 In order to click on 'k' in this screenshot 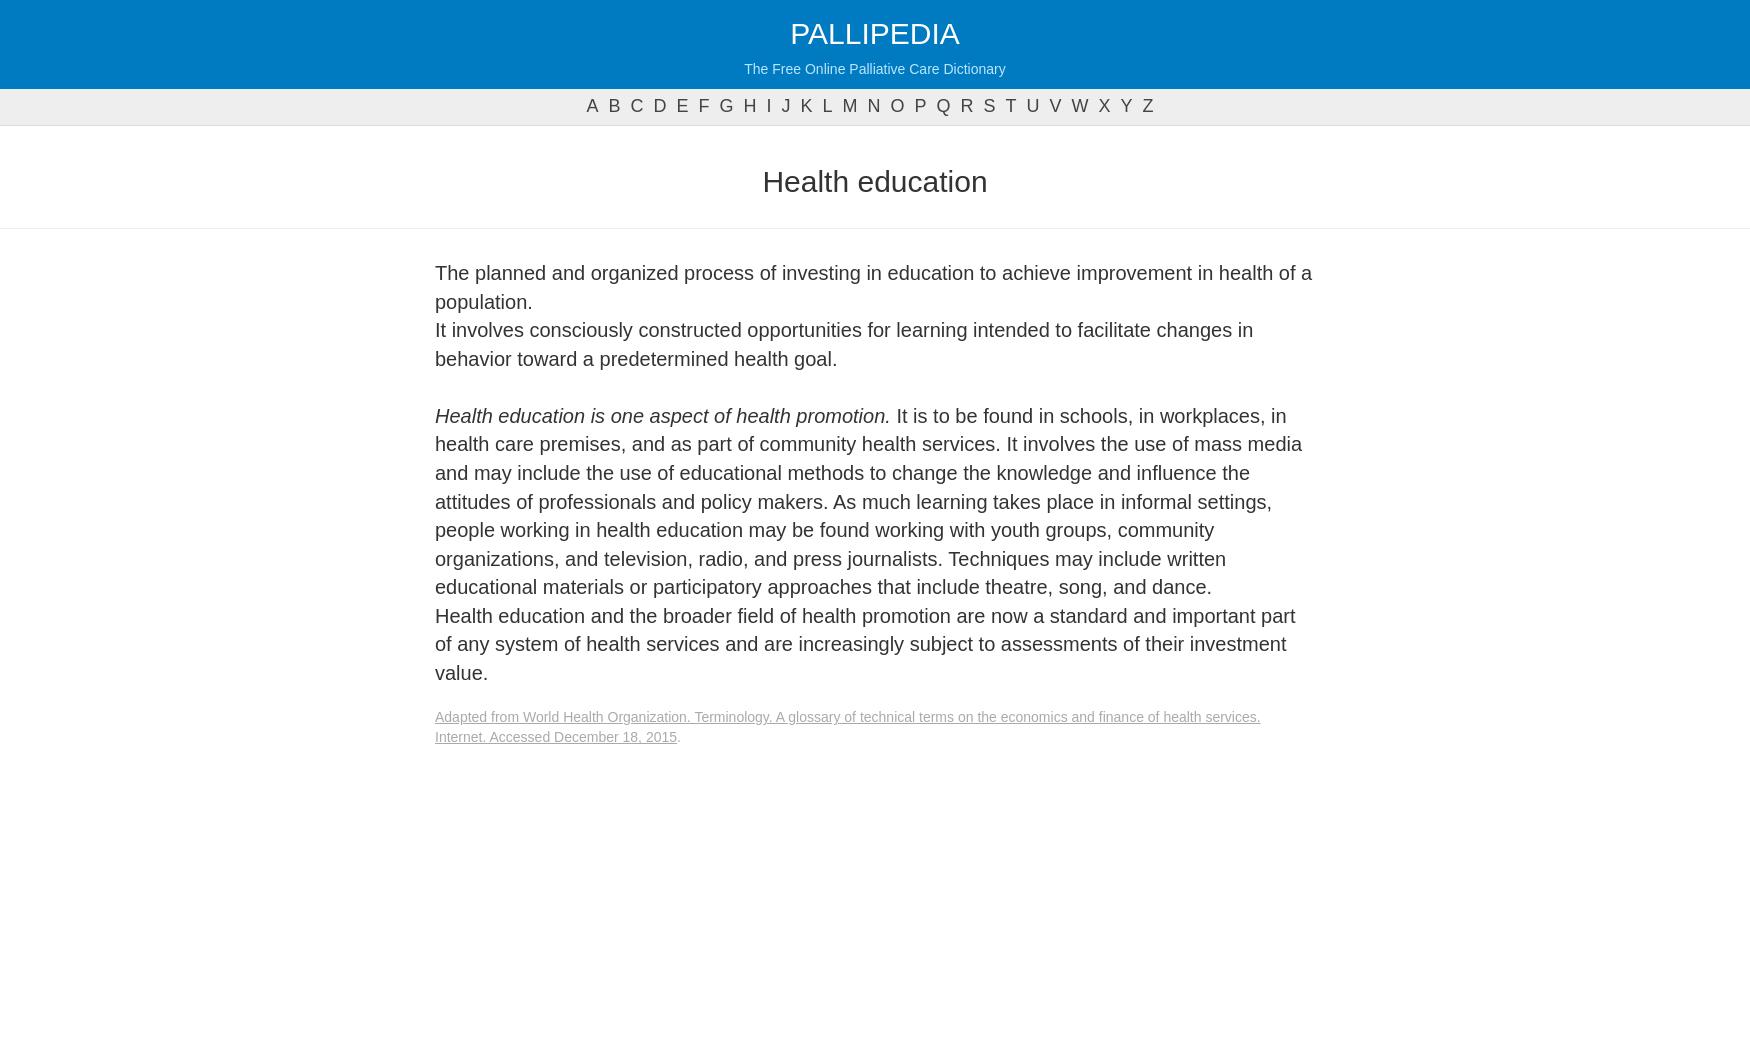, I will do `click(805, 106)`.